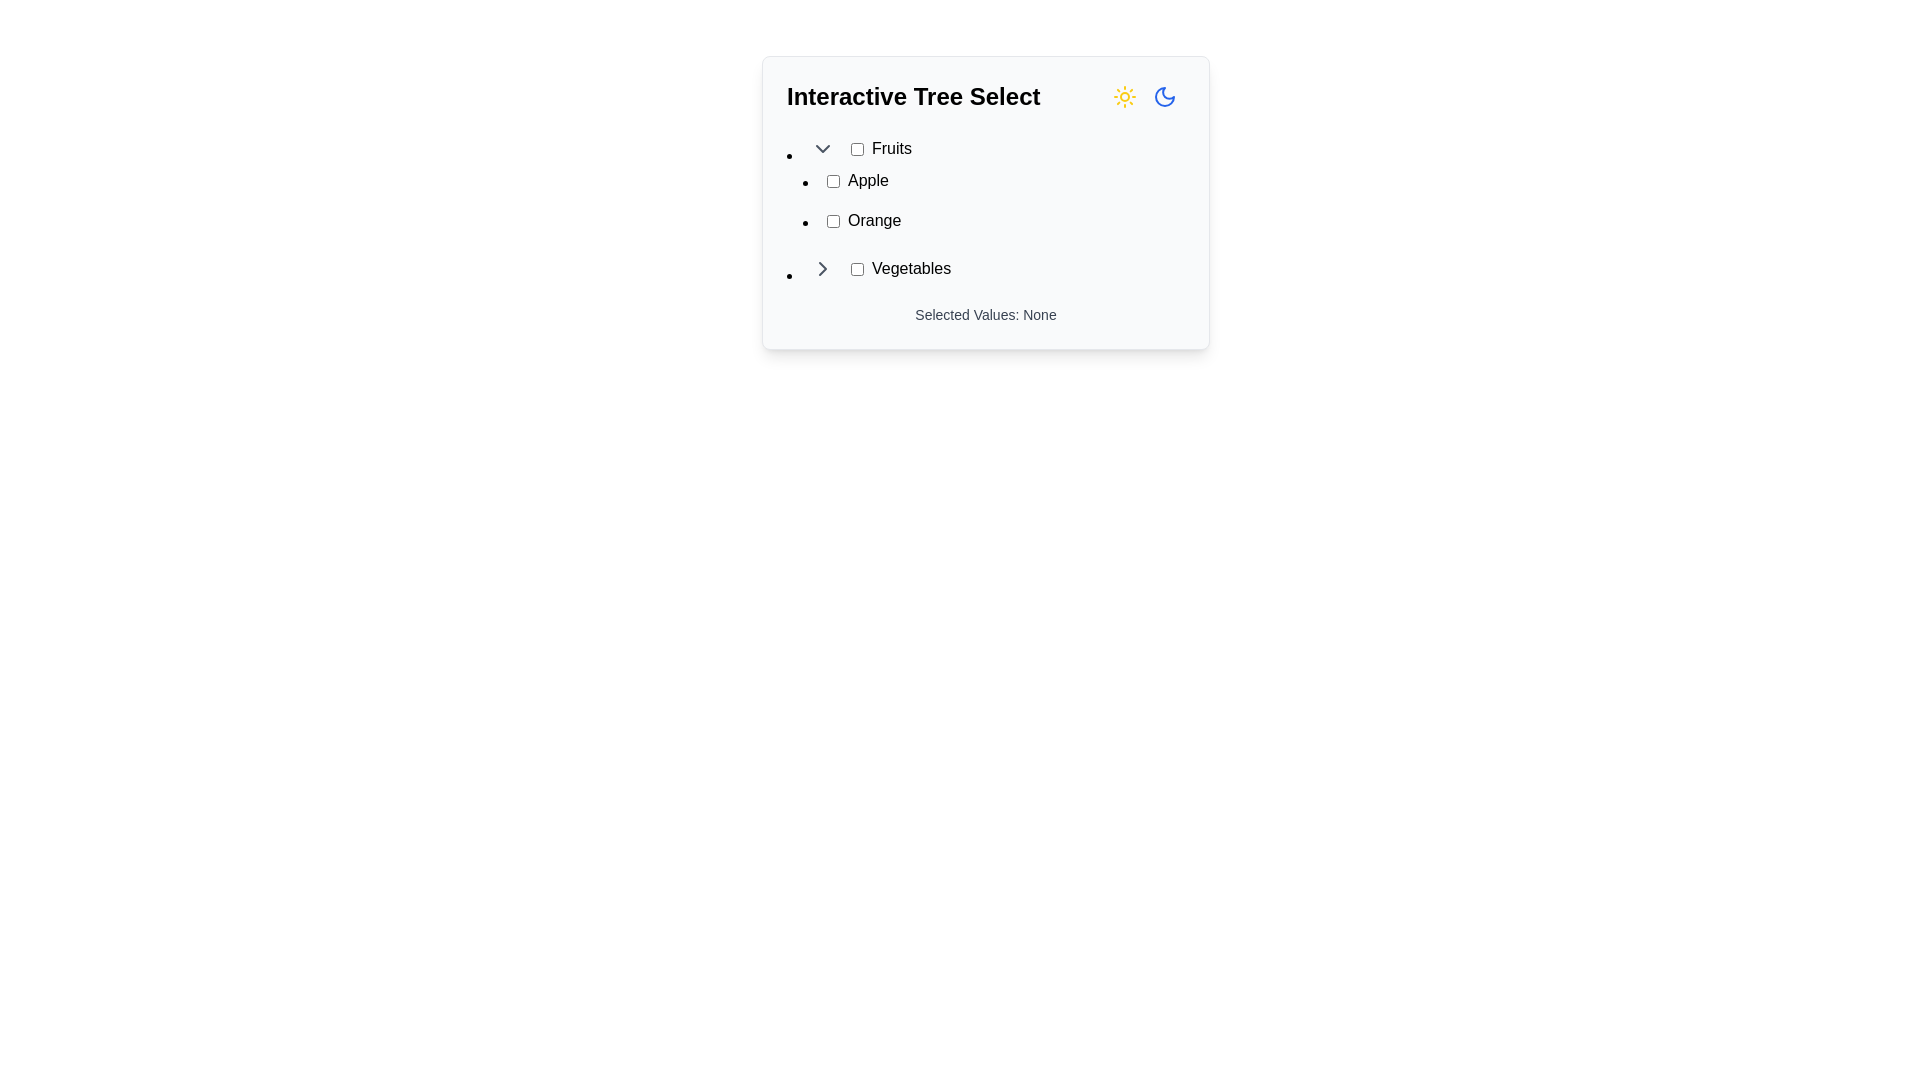  I want to click on the text label displaying 'Orange', which is styled in black text on a white background and positioned adjacent to a checkbox in the 'Fruits' category, so click(874, 220).